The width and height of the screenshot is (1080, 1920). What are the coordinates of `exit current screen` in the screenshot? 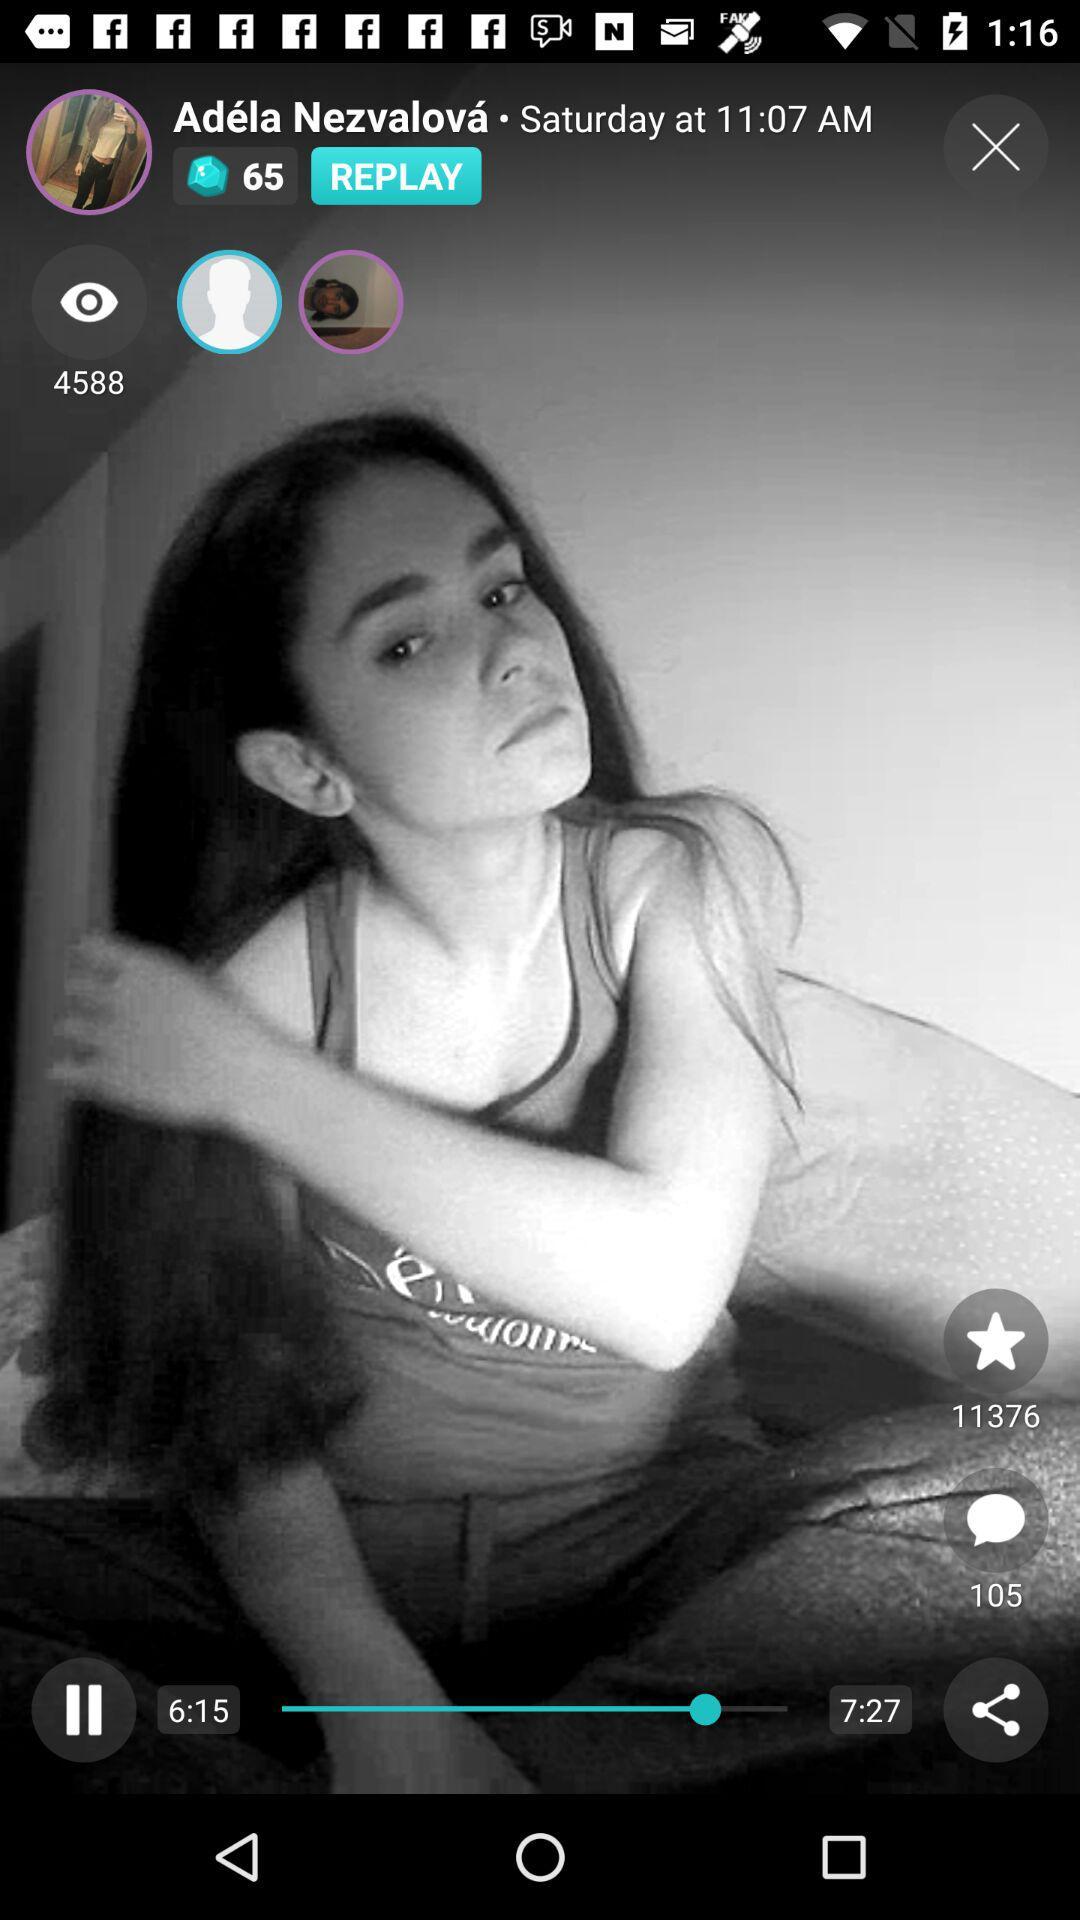 It's located at (995, 146).